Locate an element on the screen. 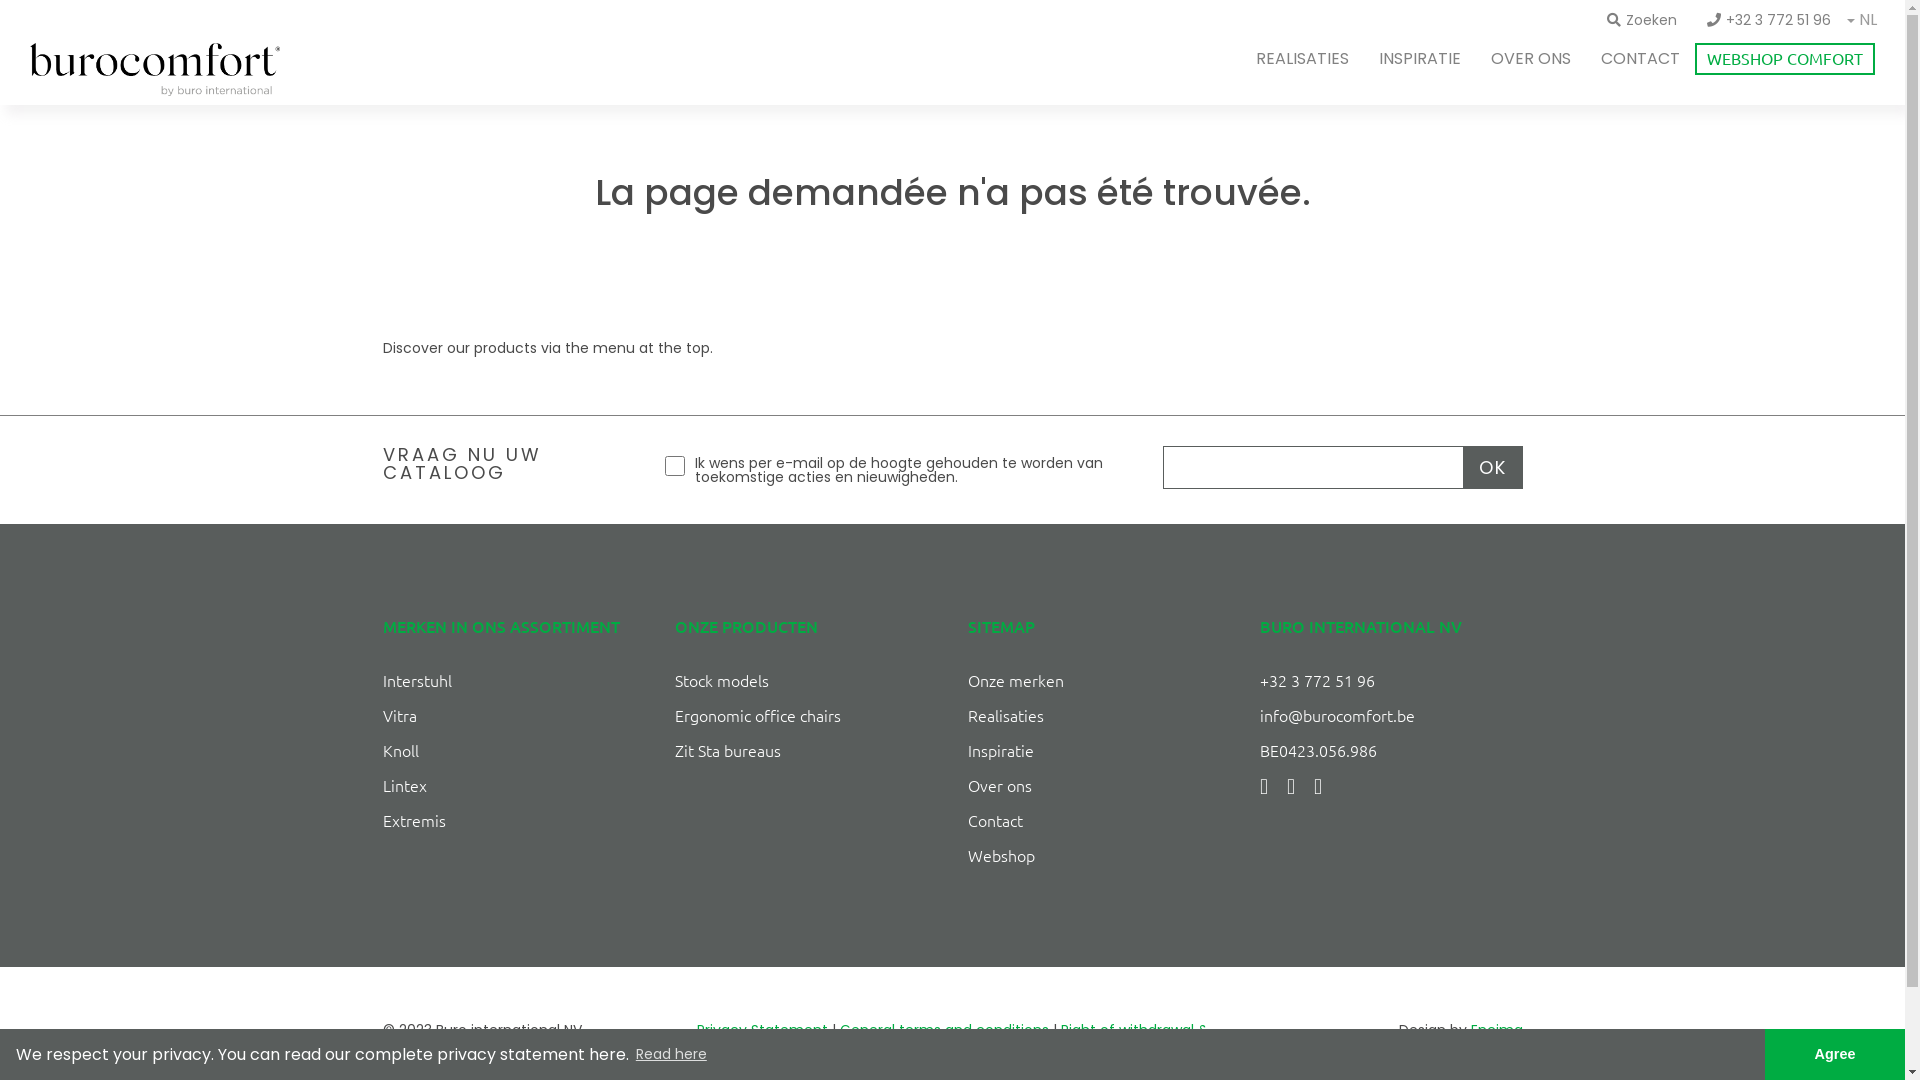  'WEBSHOP COMFORT' is located at coordinates (1785, 57).